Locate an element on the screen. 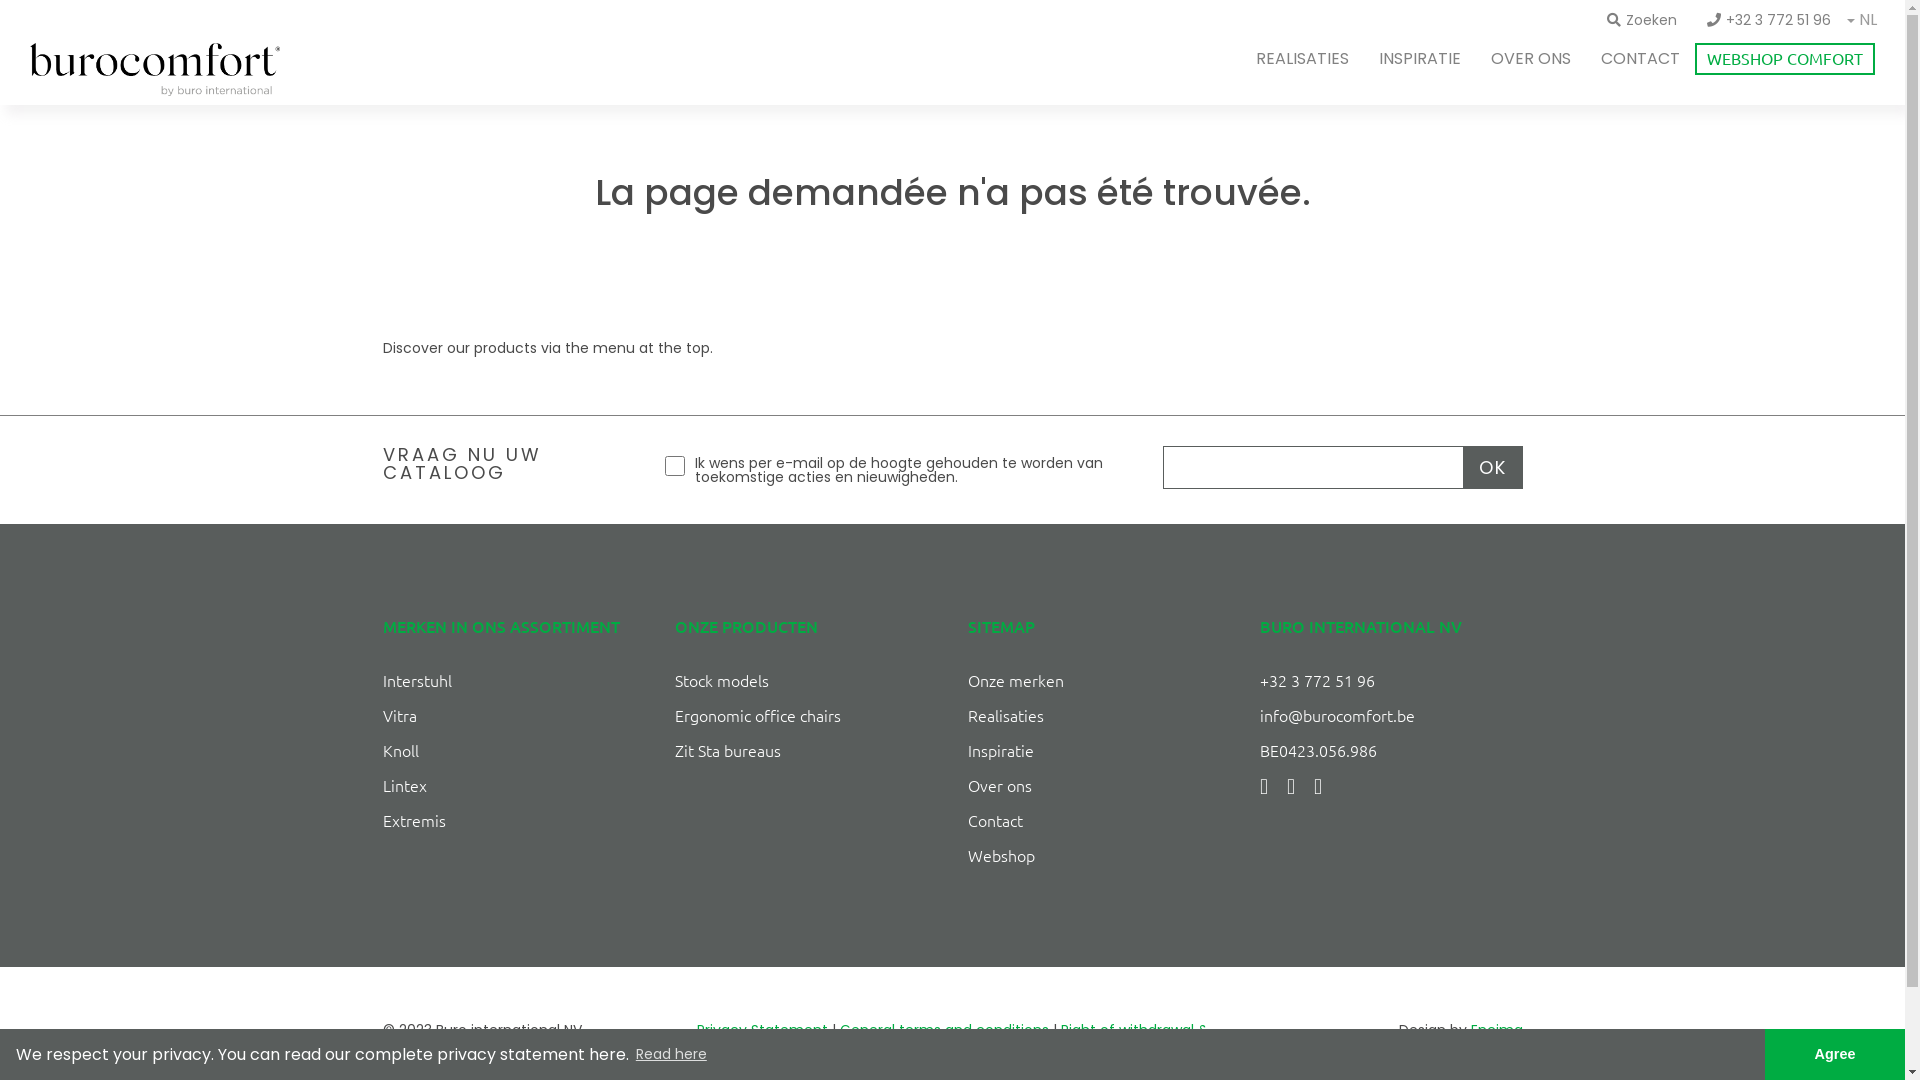  'WEBSHOP COMFORT' is located at coordinates (1785, 57).